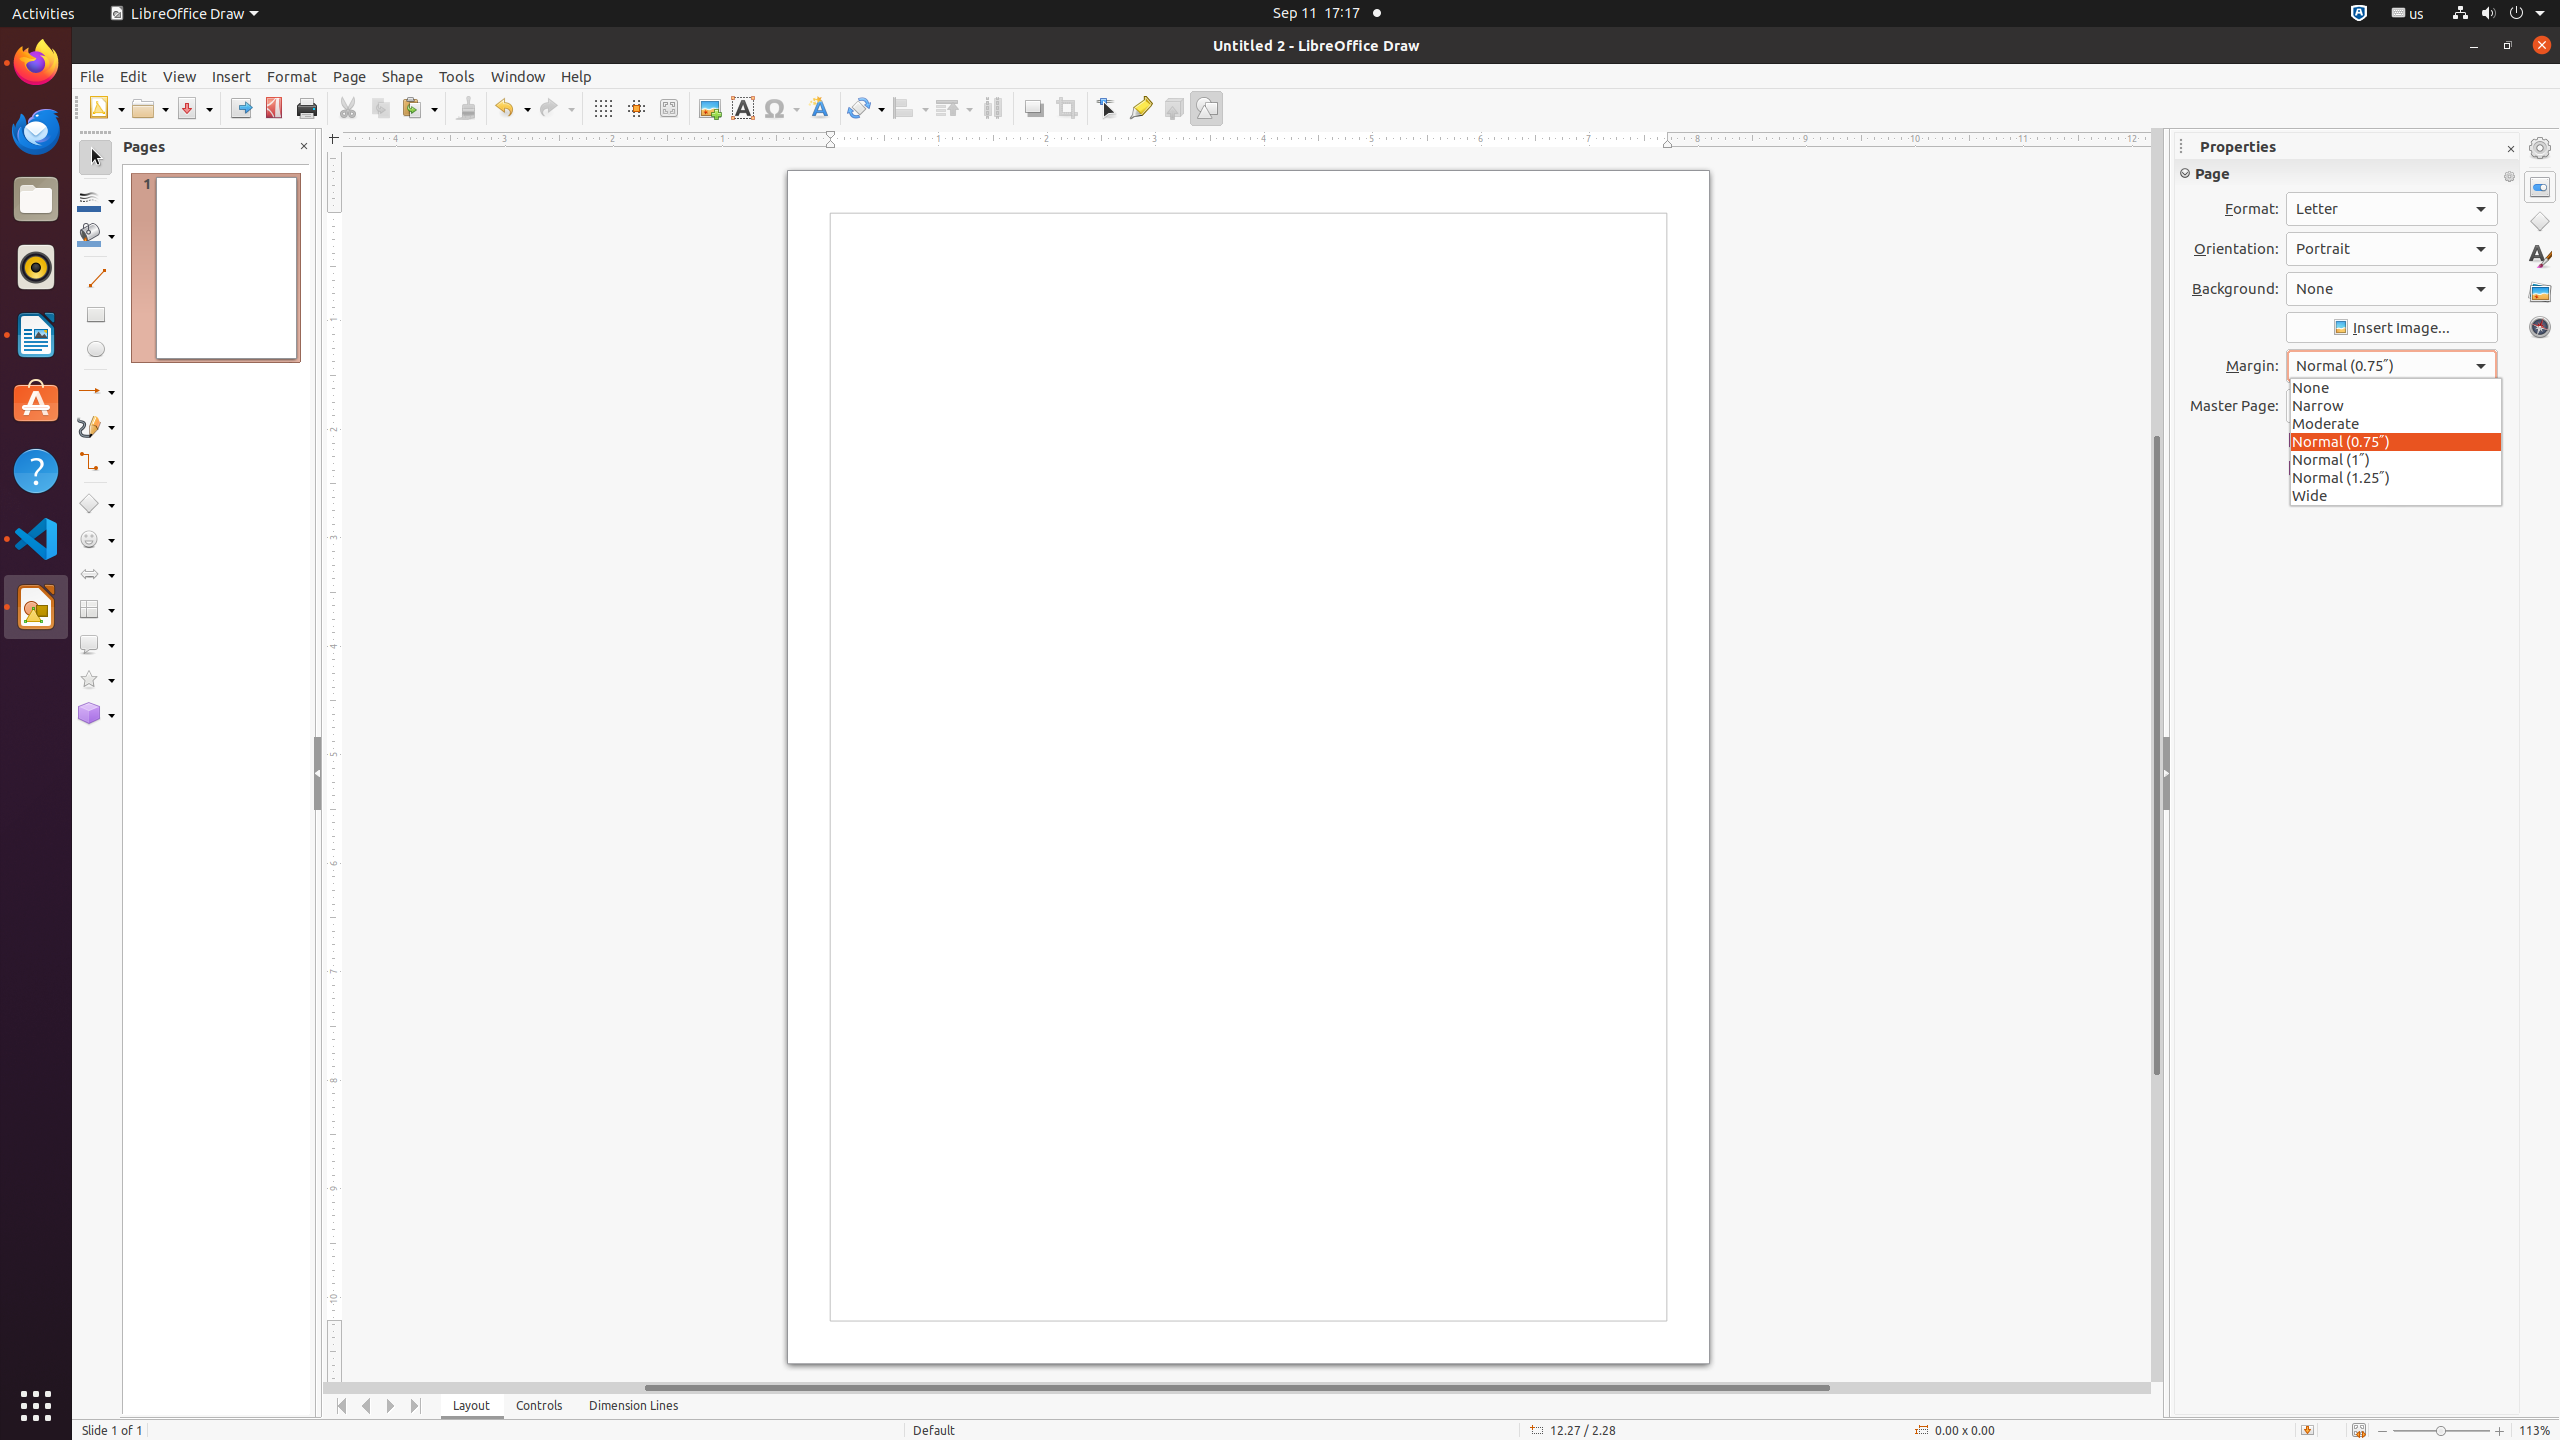 The width and height of the screenshot is (2560, 1440). What do you see at coordinates (1140, 107) in the screenshot?
I see `'Glue Points'` at bounding box center [1140, 107].